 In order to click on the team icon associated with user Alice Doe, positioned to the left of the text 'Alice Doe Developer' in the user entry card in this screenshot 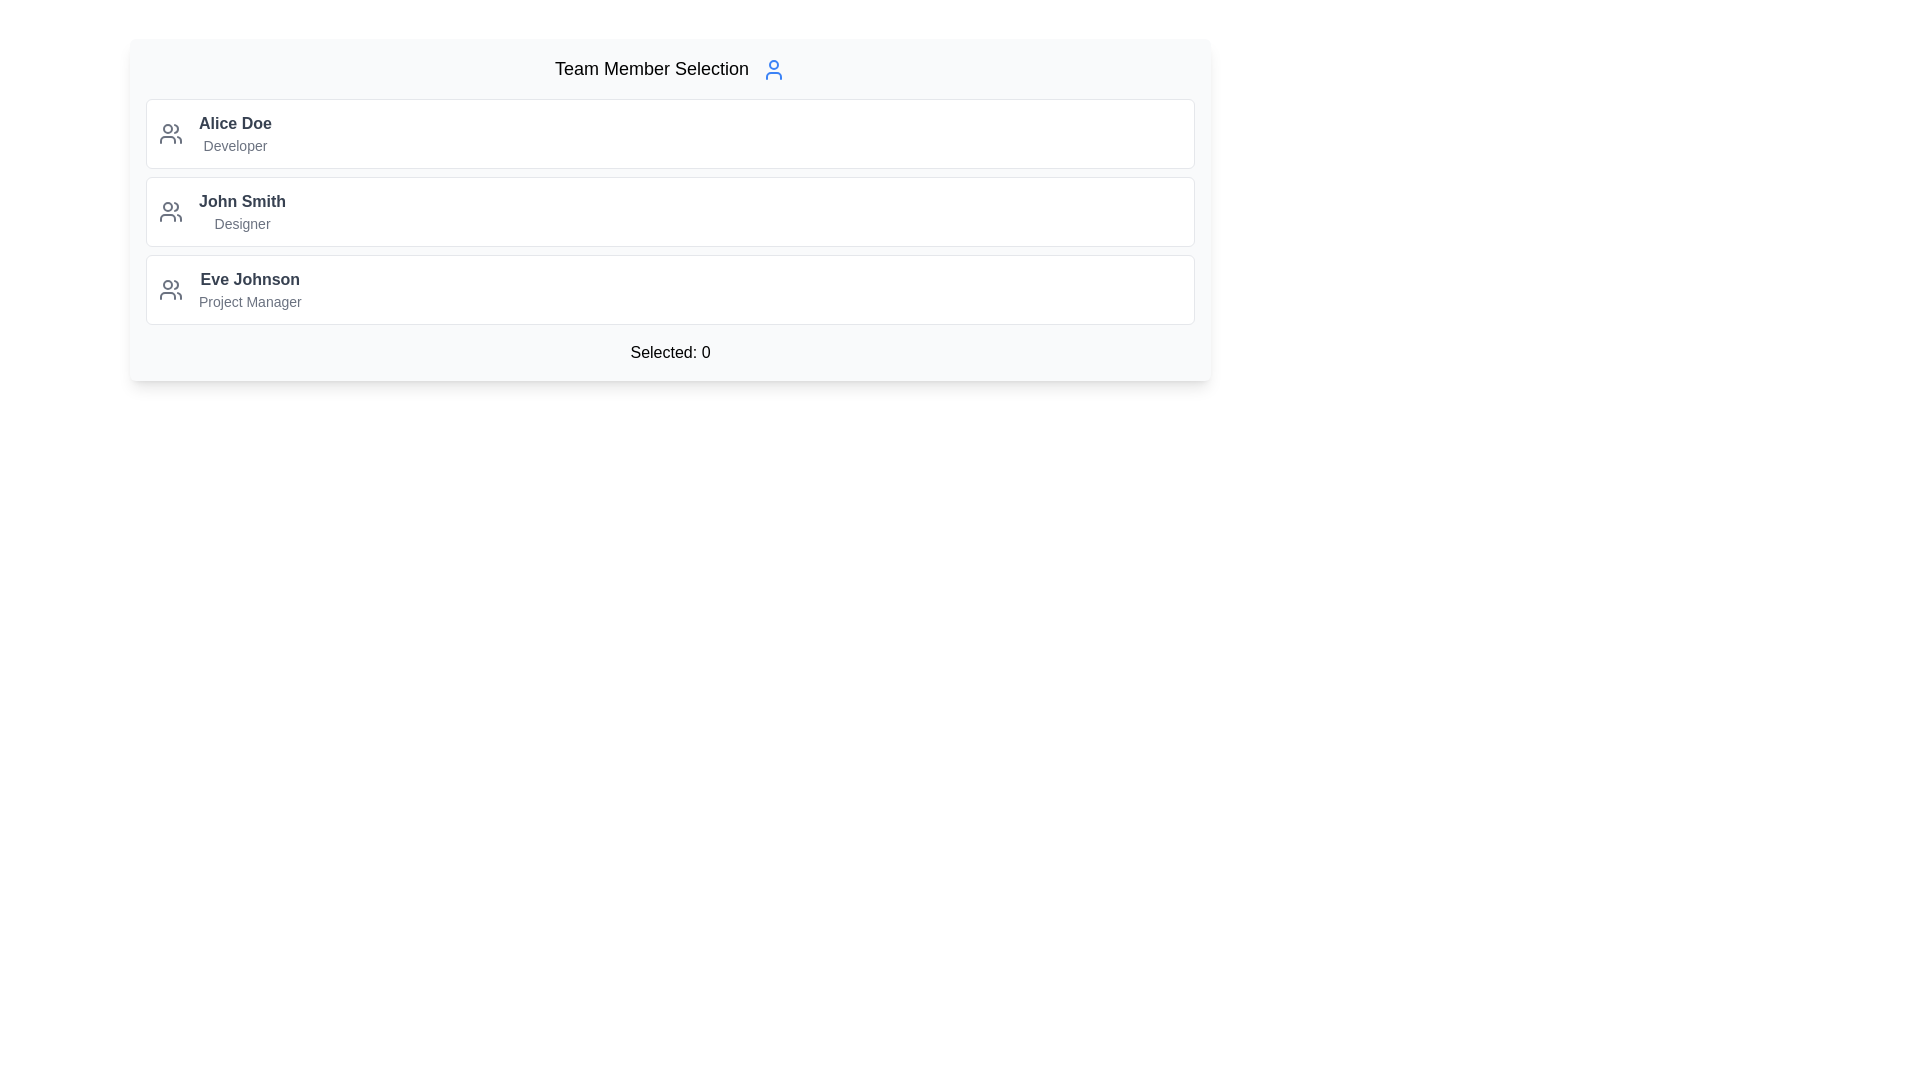, I will do `click(171, 134)`.